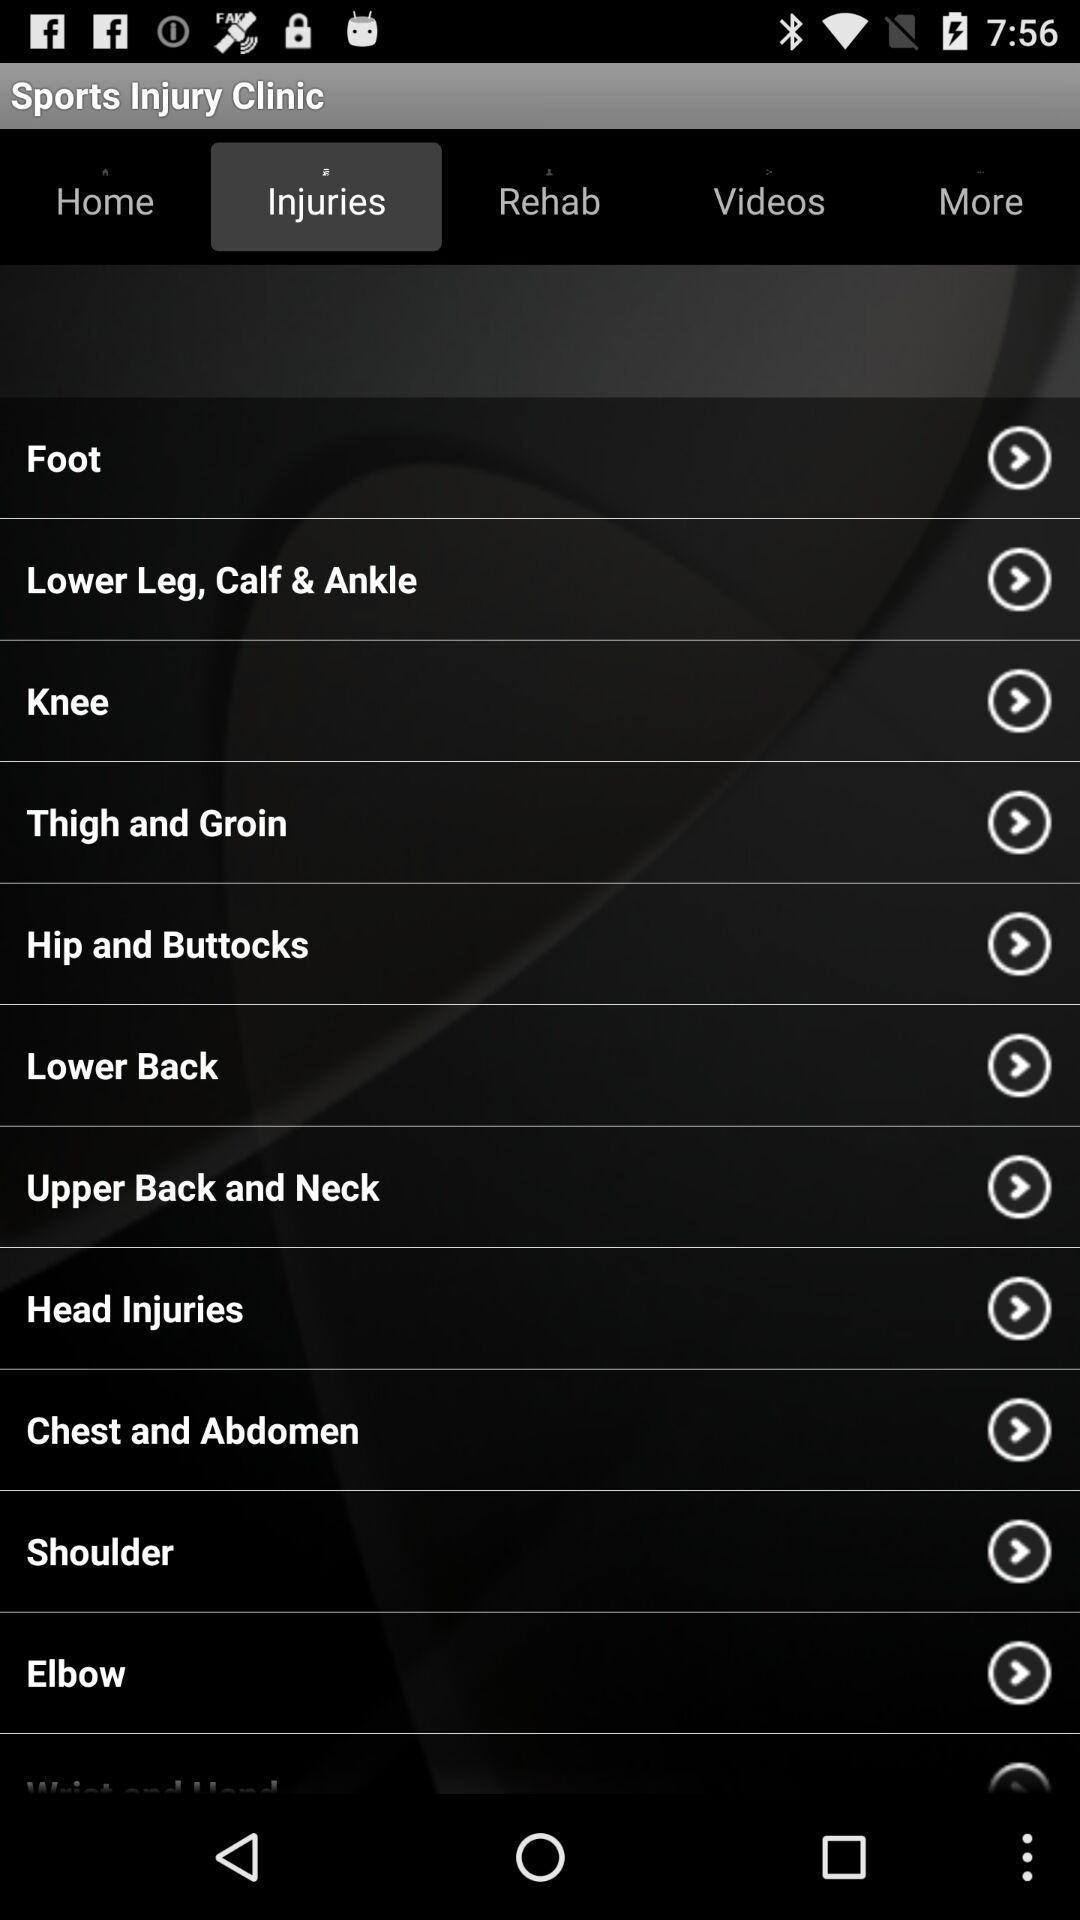 This screenshot has width=1080, height=1920. What do you see at coordinates (1019, 578) in the screenshot?
I see `item to the right of the lower leg calf` at bounding box center [1019, 578].